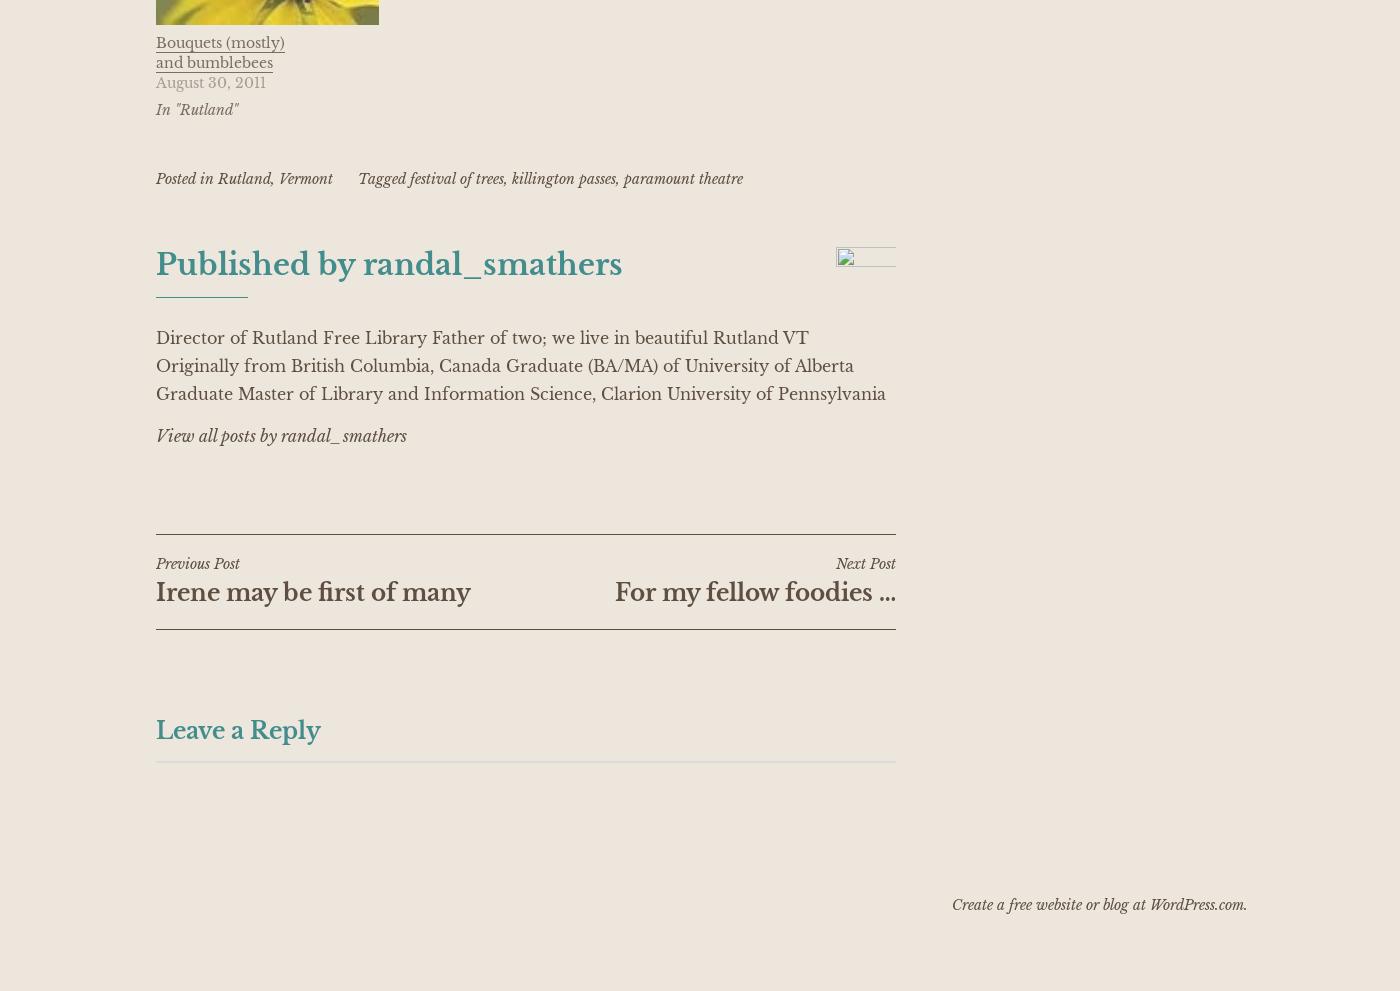  I want to click on 'killington passes', so click(562, 177).